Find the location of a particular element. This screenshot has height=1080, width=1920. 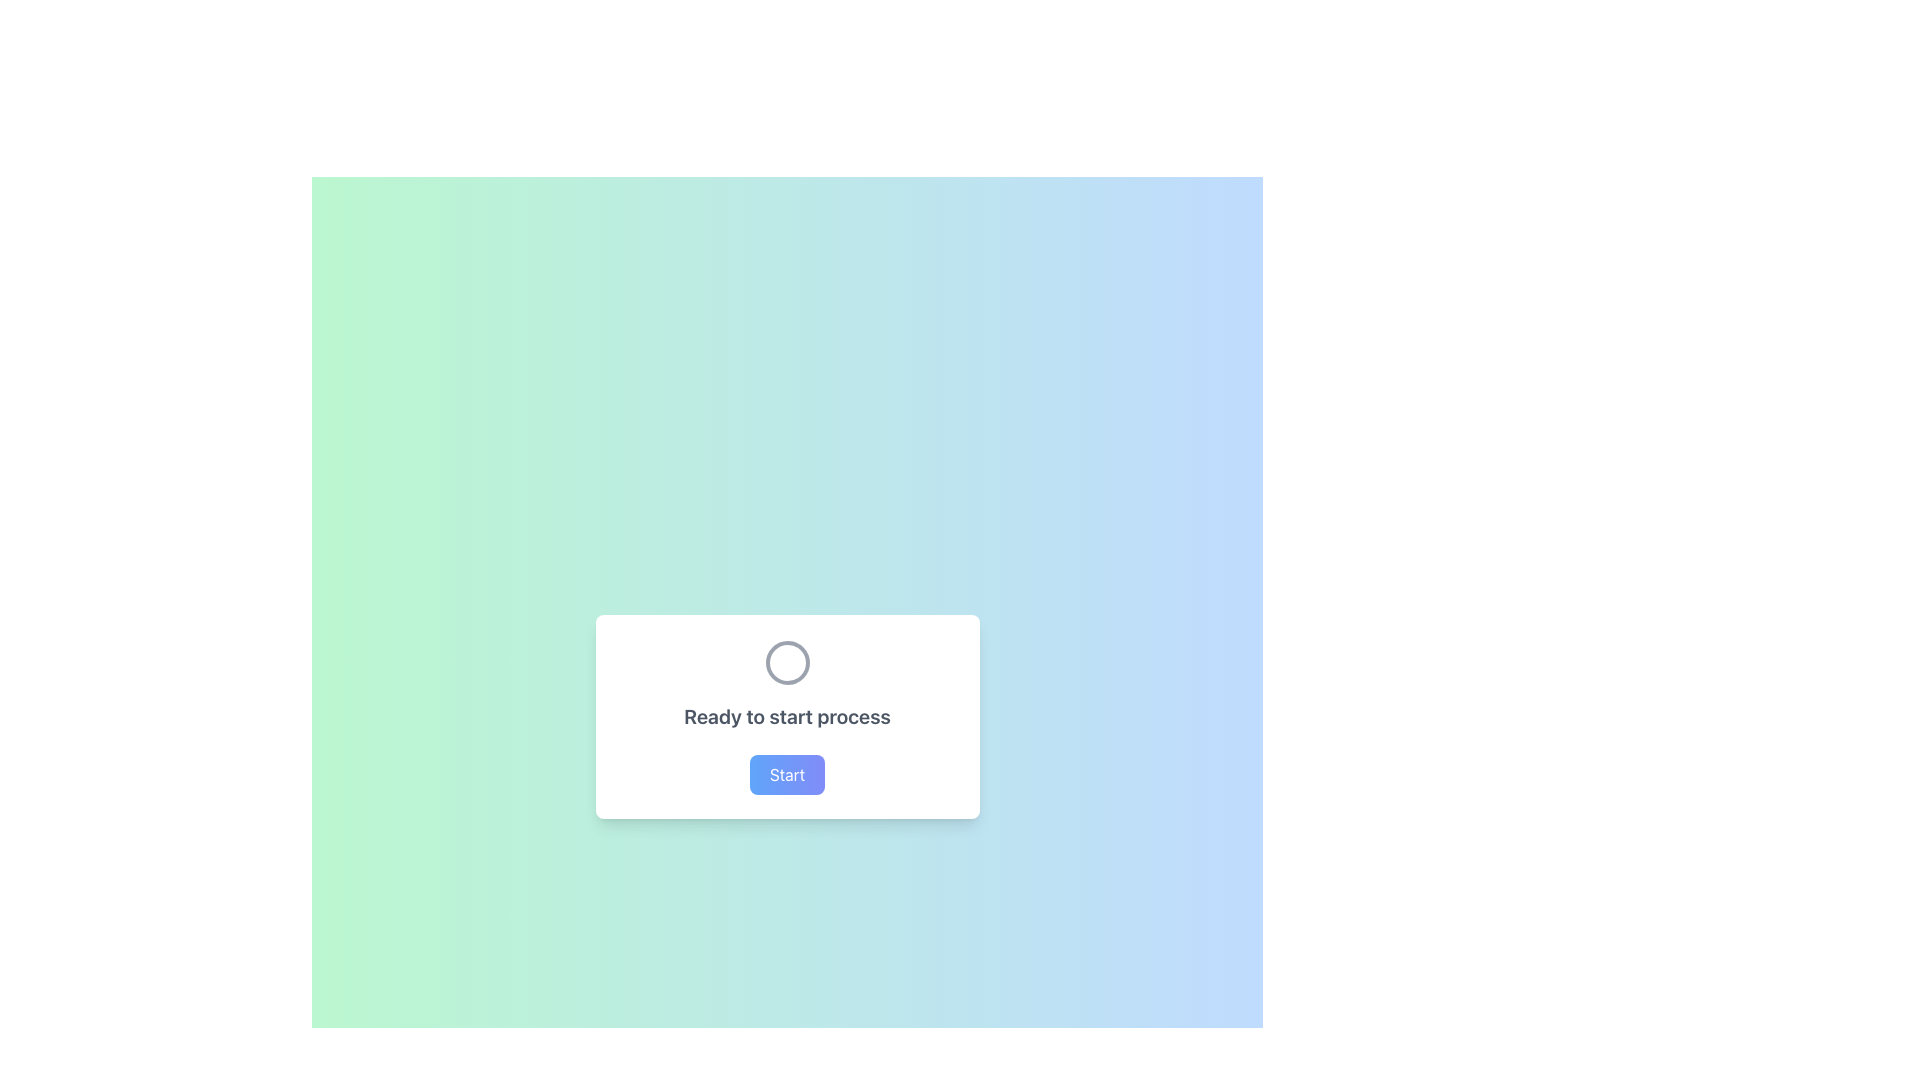

the 'Start' button, which is styled with a gradient from blue to indigo and white text, located at the bottom center of a white card, to activate its hover effects is located at coordinates (786, 774).